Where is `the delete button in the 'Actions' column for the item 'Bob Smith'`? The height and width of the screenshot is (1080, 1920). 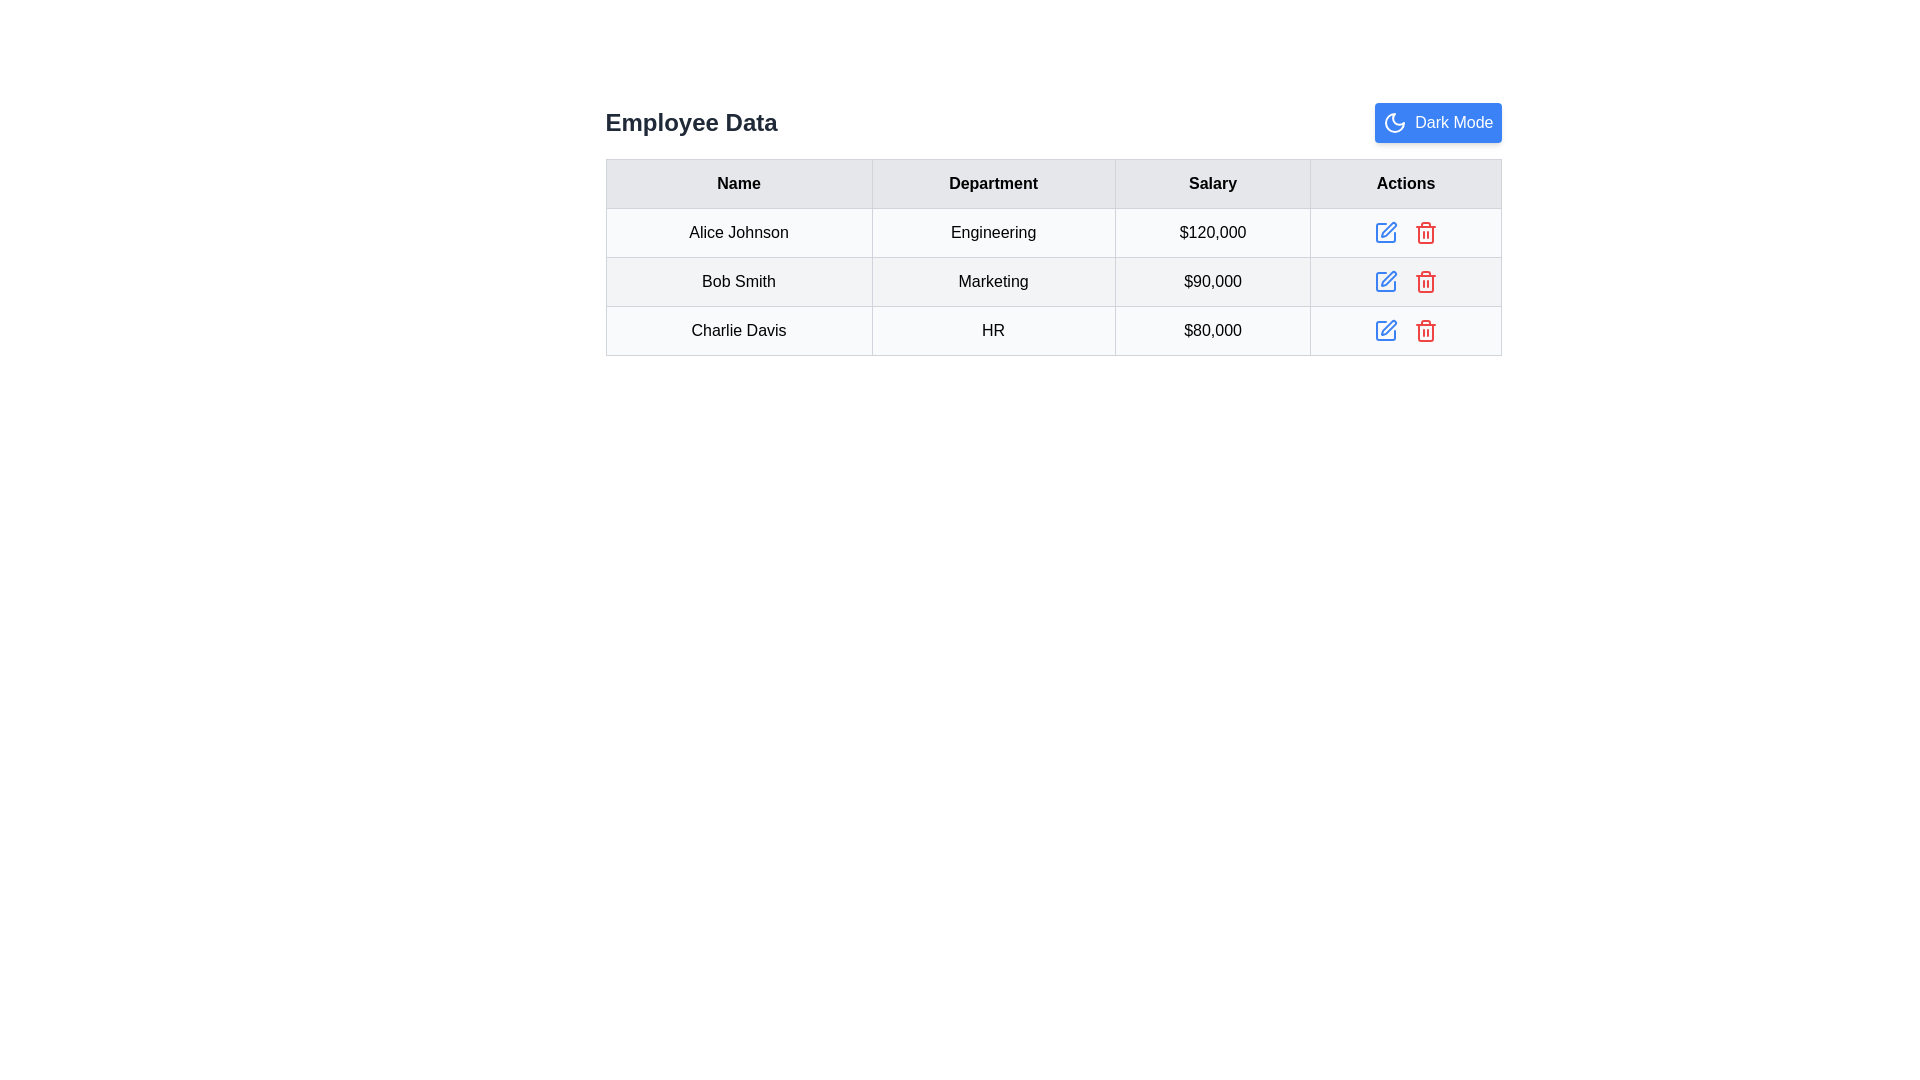
the delete button in the 'Actions' column for the item 'Bob Smith' is located at coordinates (1424, 281).